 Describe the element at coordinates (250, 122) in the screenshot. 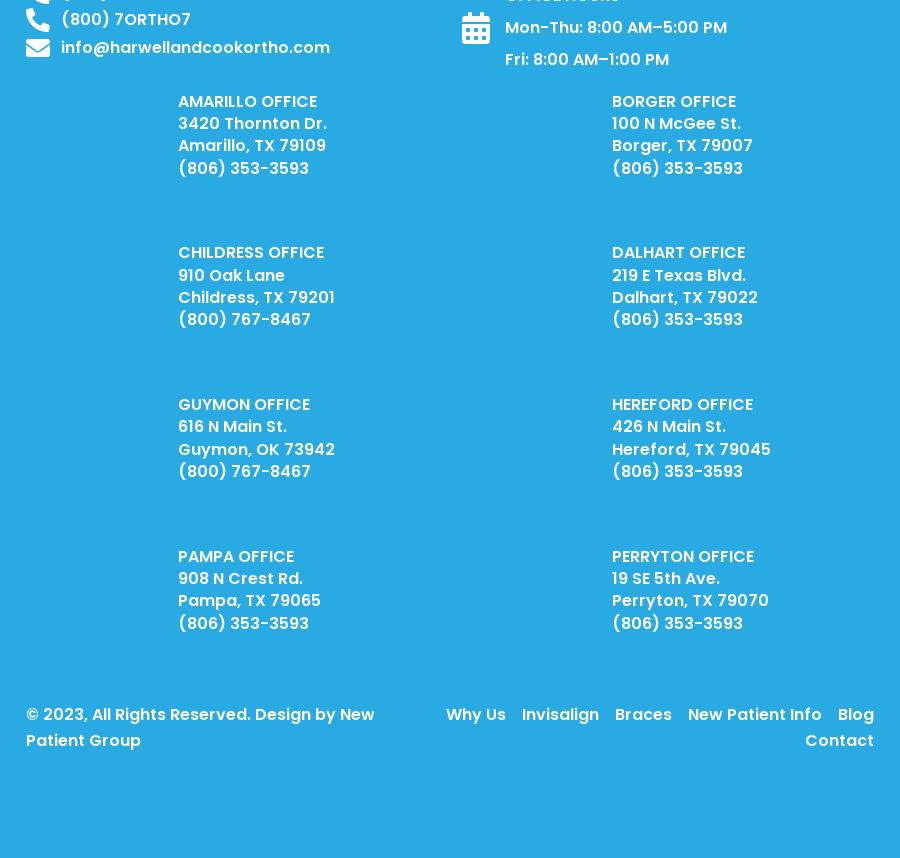

I see `'3420 Thornton Dr.'` at that location.